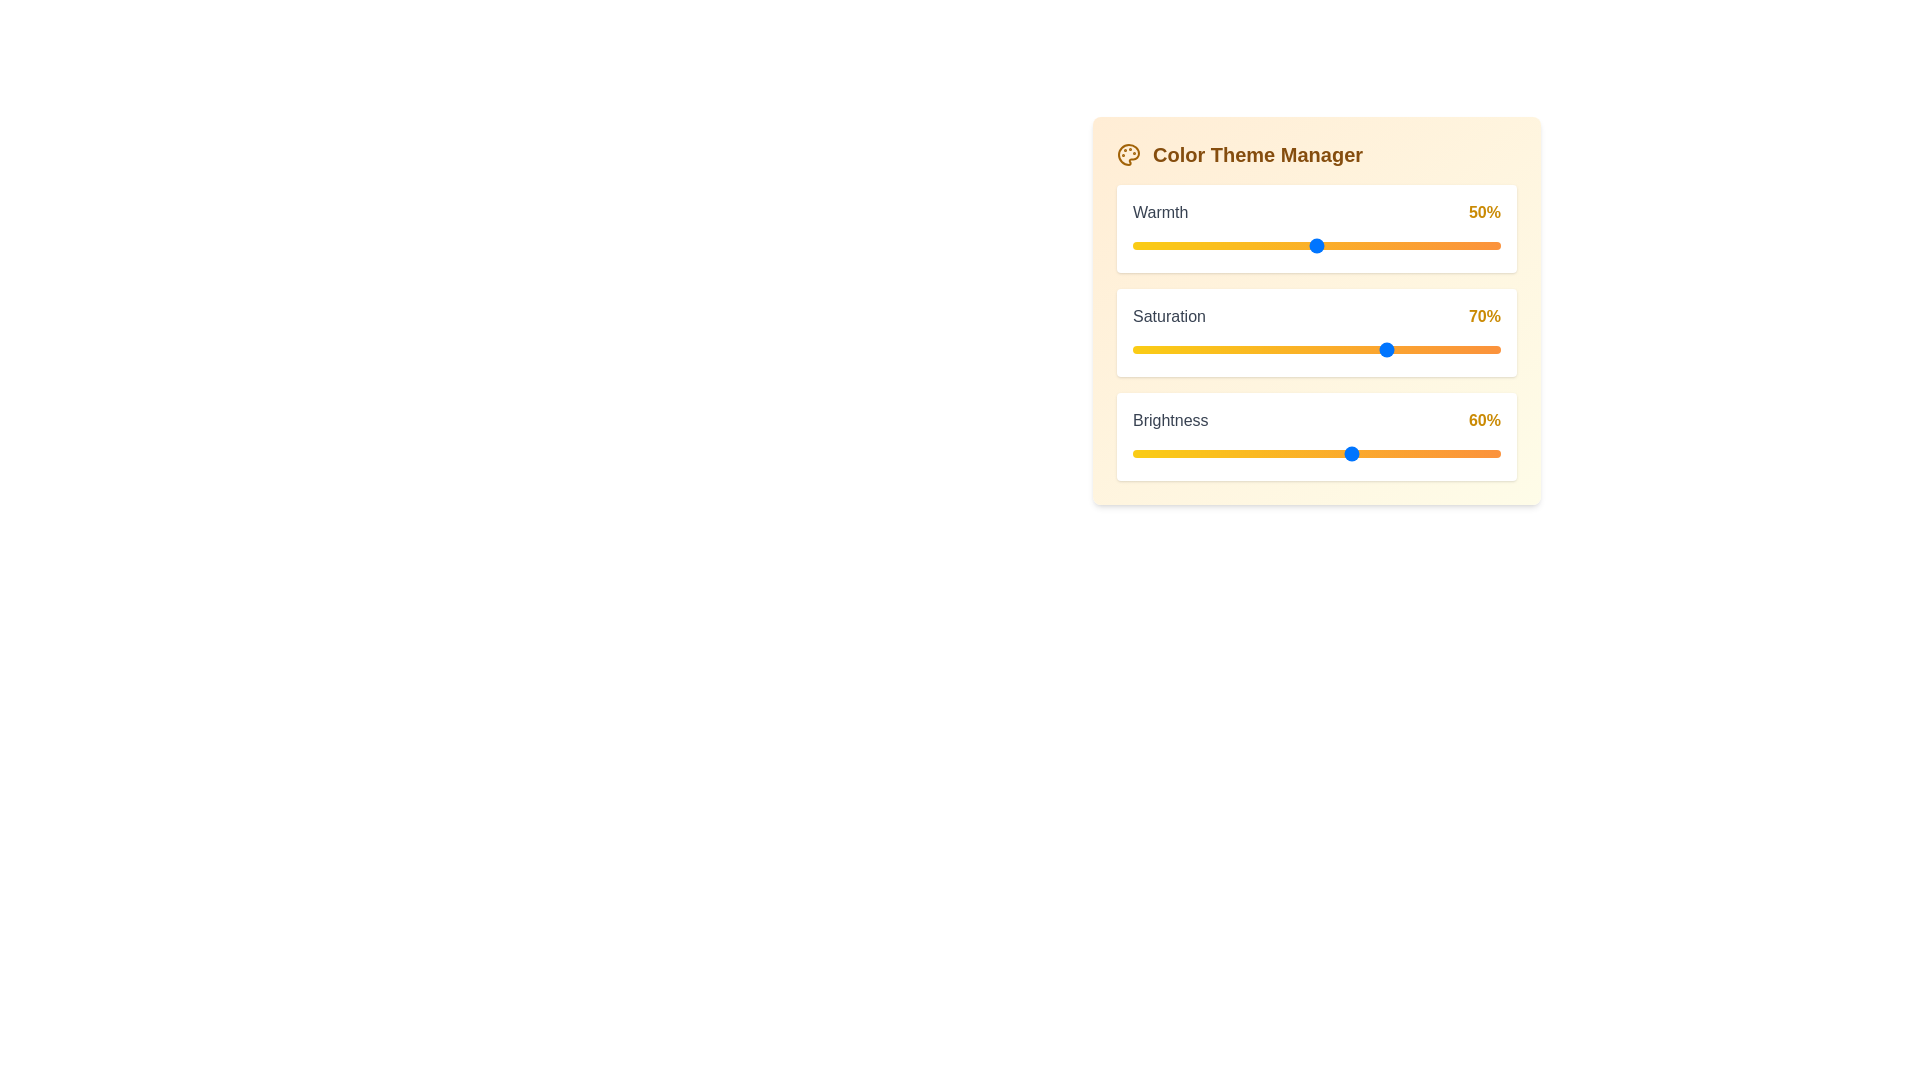 The width and height of the screenshot is (1920, 1080). I want to click on the 0 slider to 55%, so click(1335, 245).